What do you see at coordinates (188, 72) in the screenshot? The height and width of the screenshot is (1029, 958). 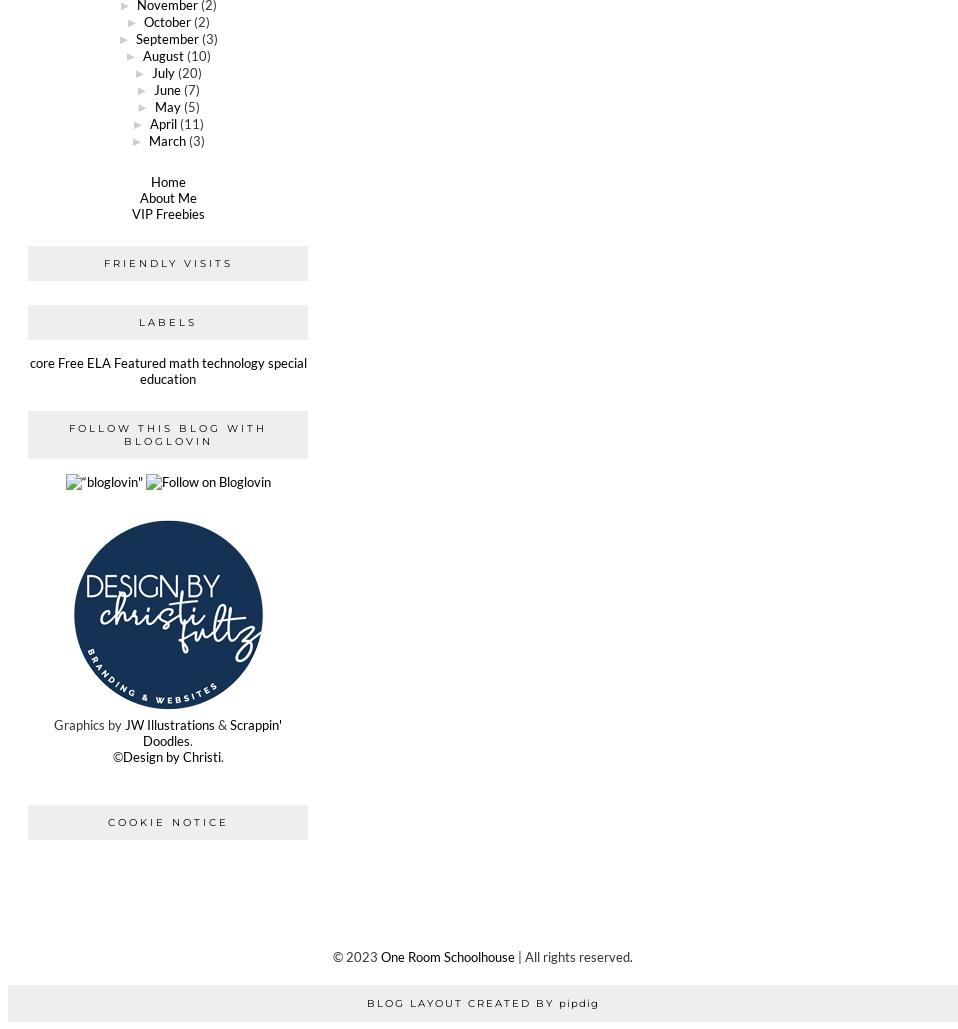 I see `'(20)'` at bounding box center [188, 72].